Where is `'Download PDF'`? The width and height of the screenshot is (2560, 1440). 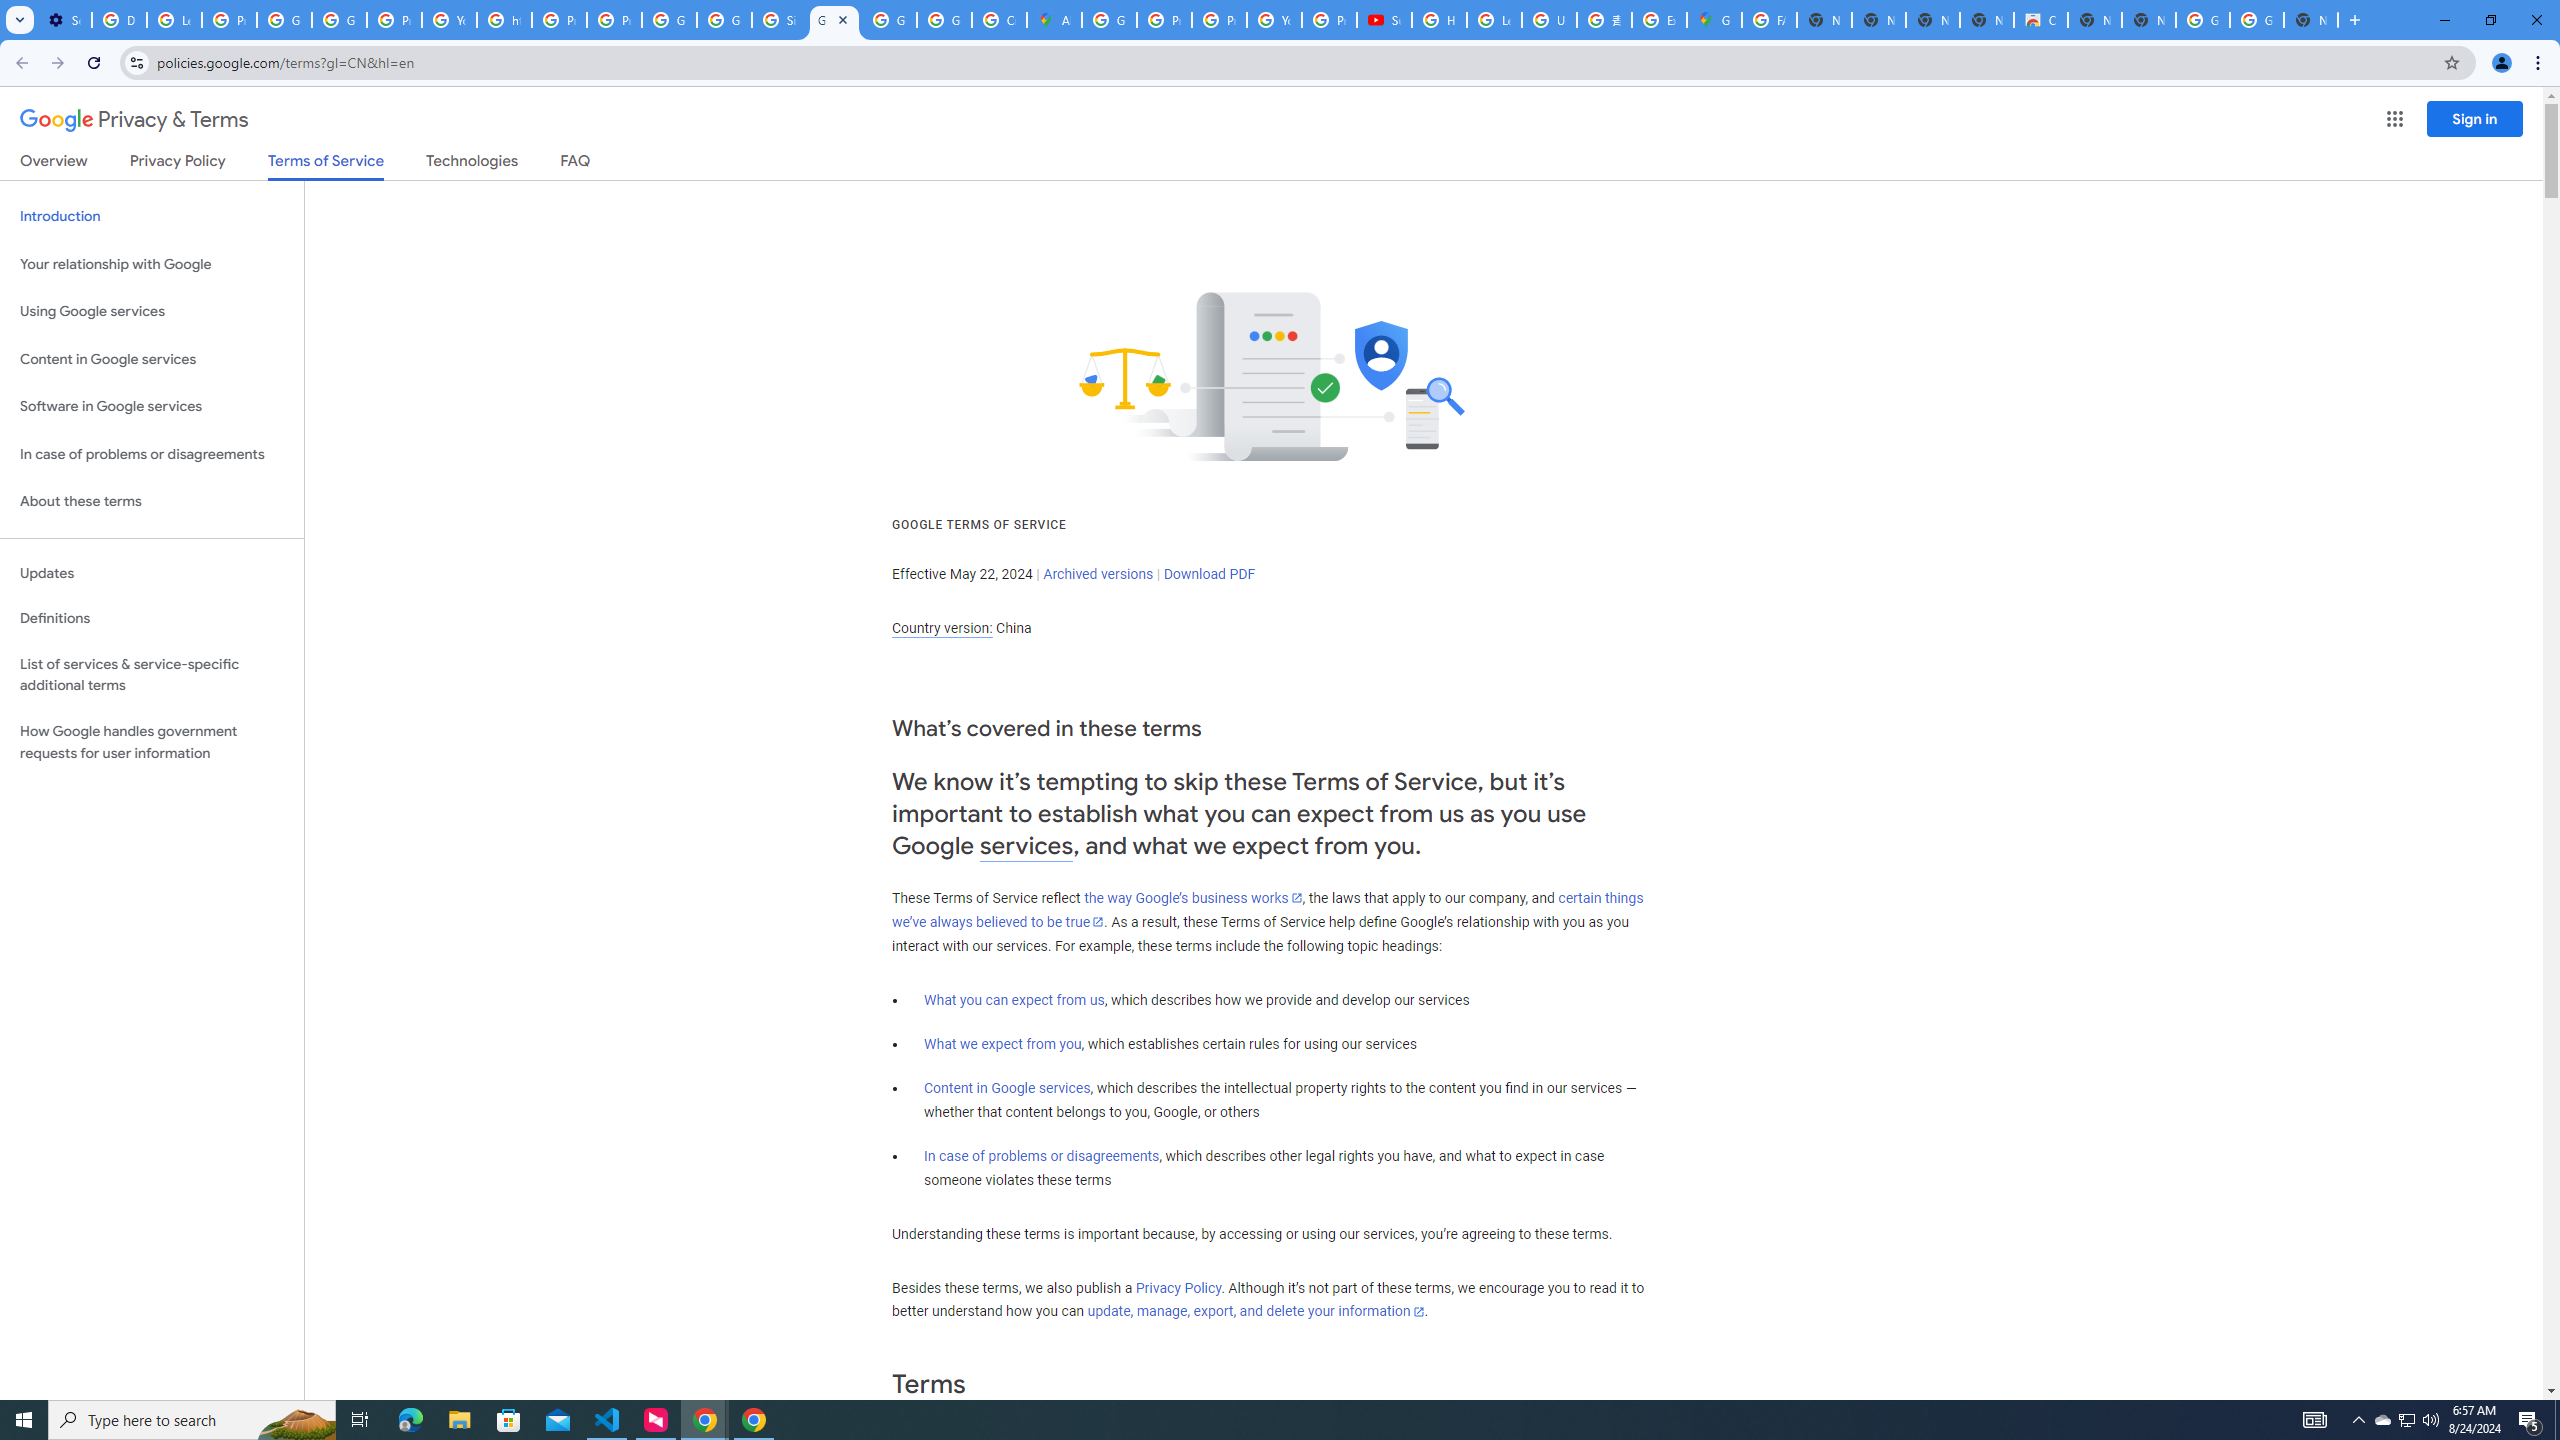 'Download PDF' is located at coordinates (1208, 572).